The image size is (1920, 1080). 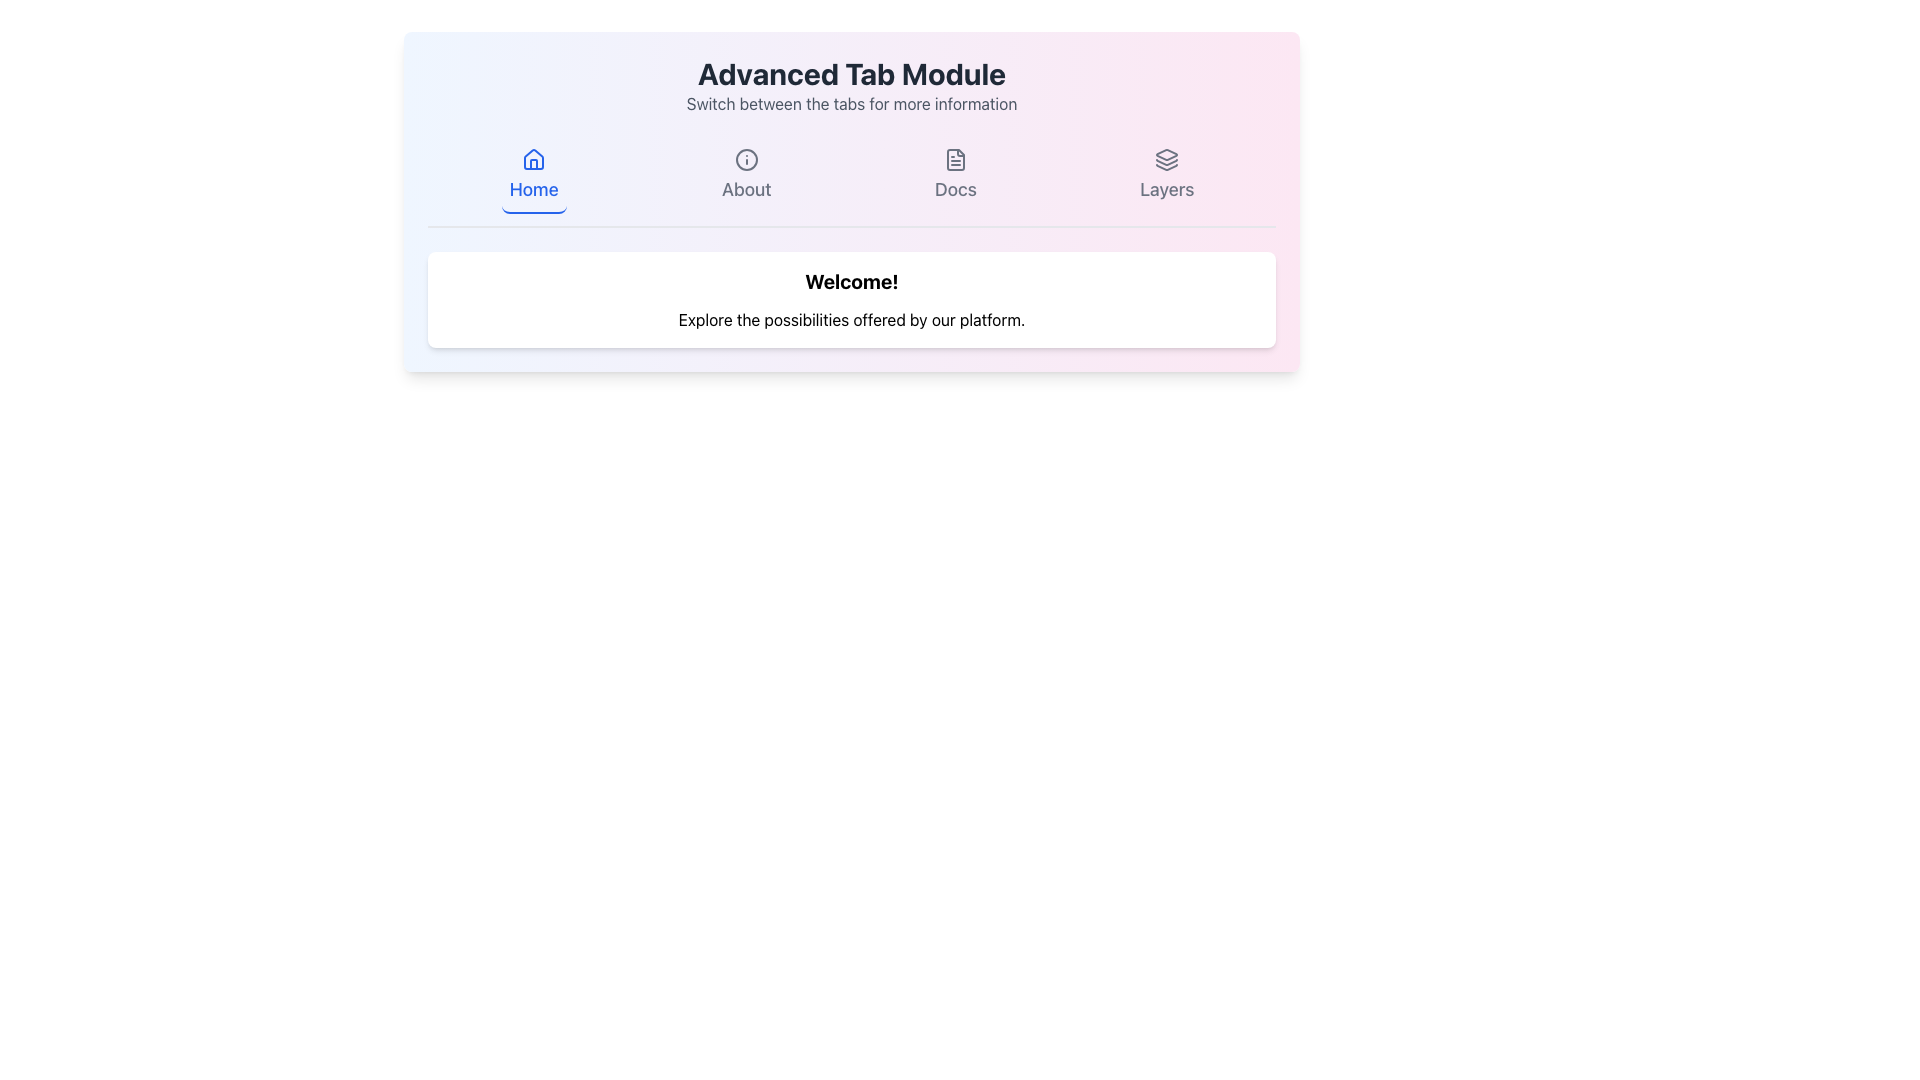 I want to click on the 'About' SVG icon in the navigation menu, which visually represents the concept of 'About' and is positioned centrally above the 'About' text label, so click(x=745, y=158).